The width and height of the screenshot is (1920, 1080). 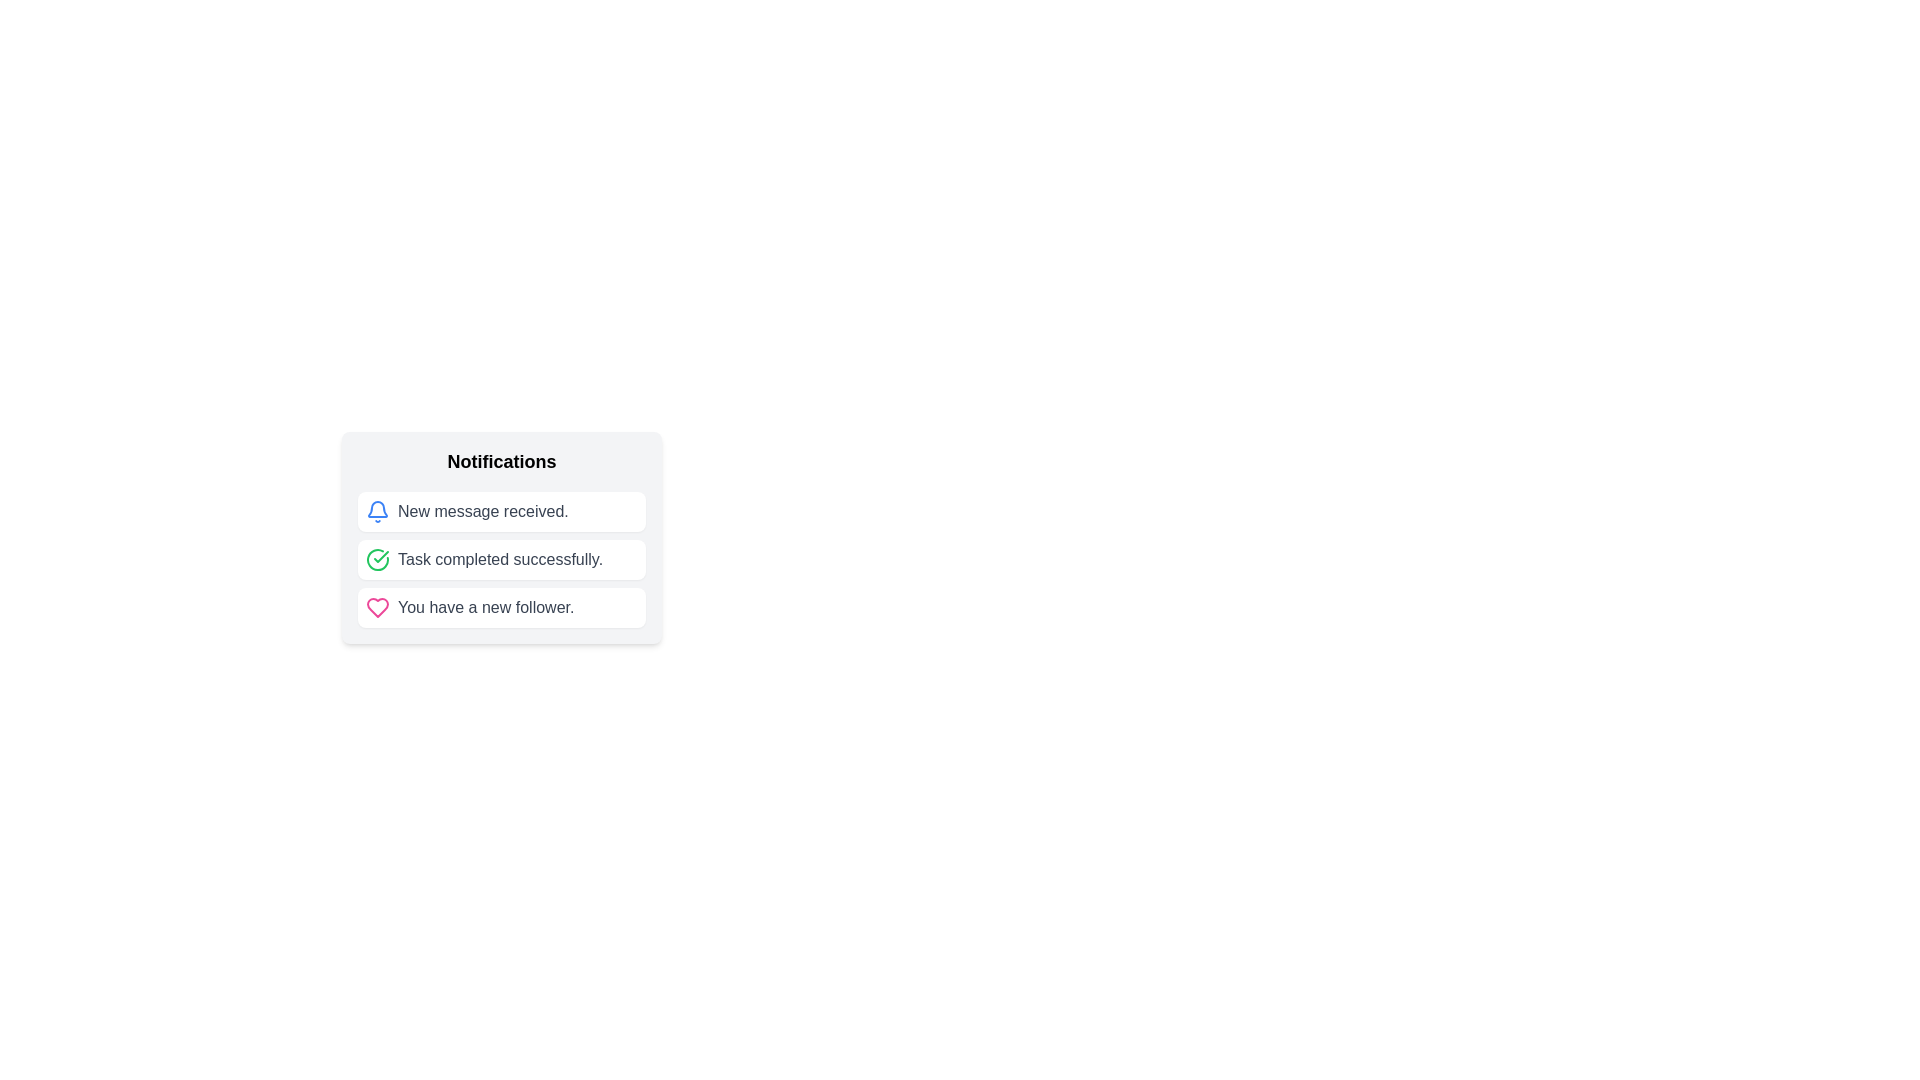 What do you see at coordinates (378, 559) in the screenshot?
I see `the success completion icon located in the middle notification box, adjacent to the text 'Task completed successfully'` at bounding box center [378, 559].